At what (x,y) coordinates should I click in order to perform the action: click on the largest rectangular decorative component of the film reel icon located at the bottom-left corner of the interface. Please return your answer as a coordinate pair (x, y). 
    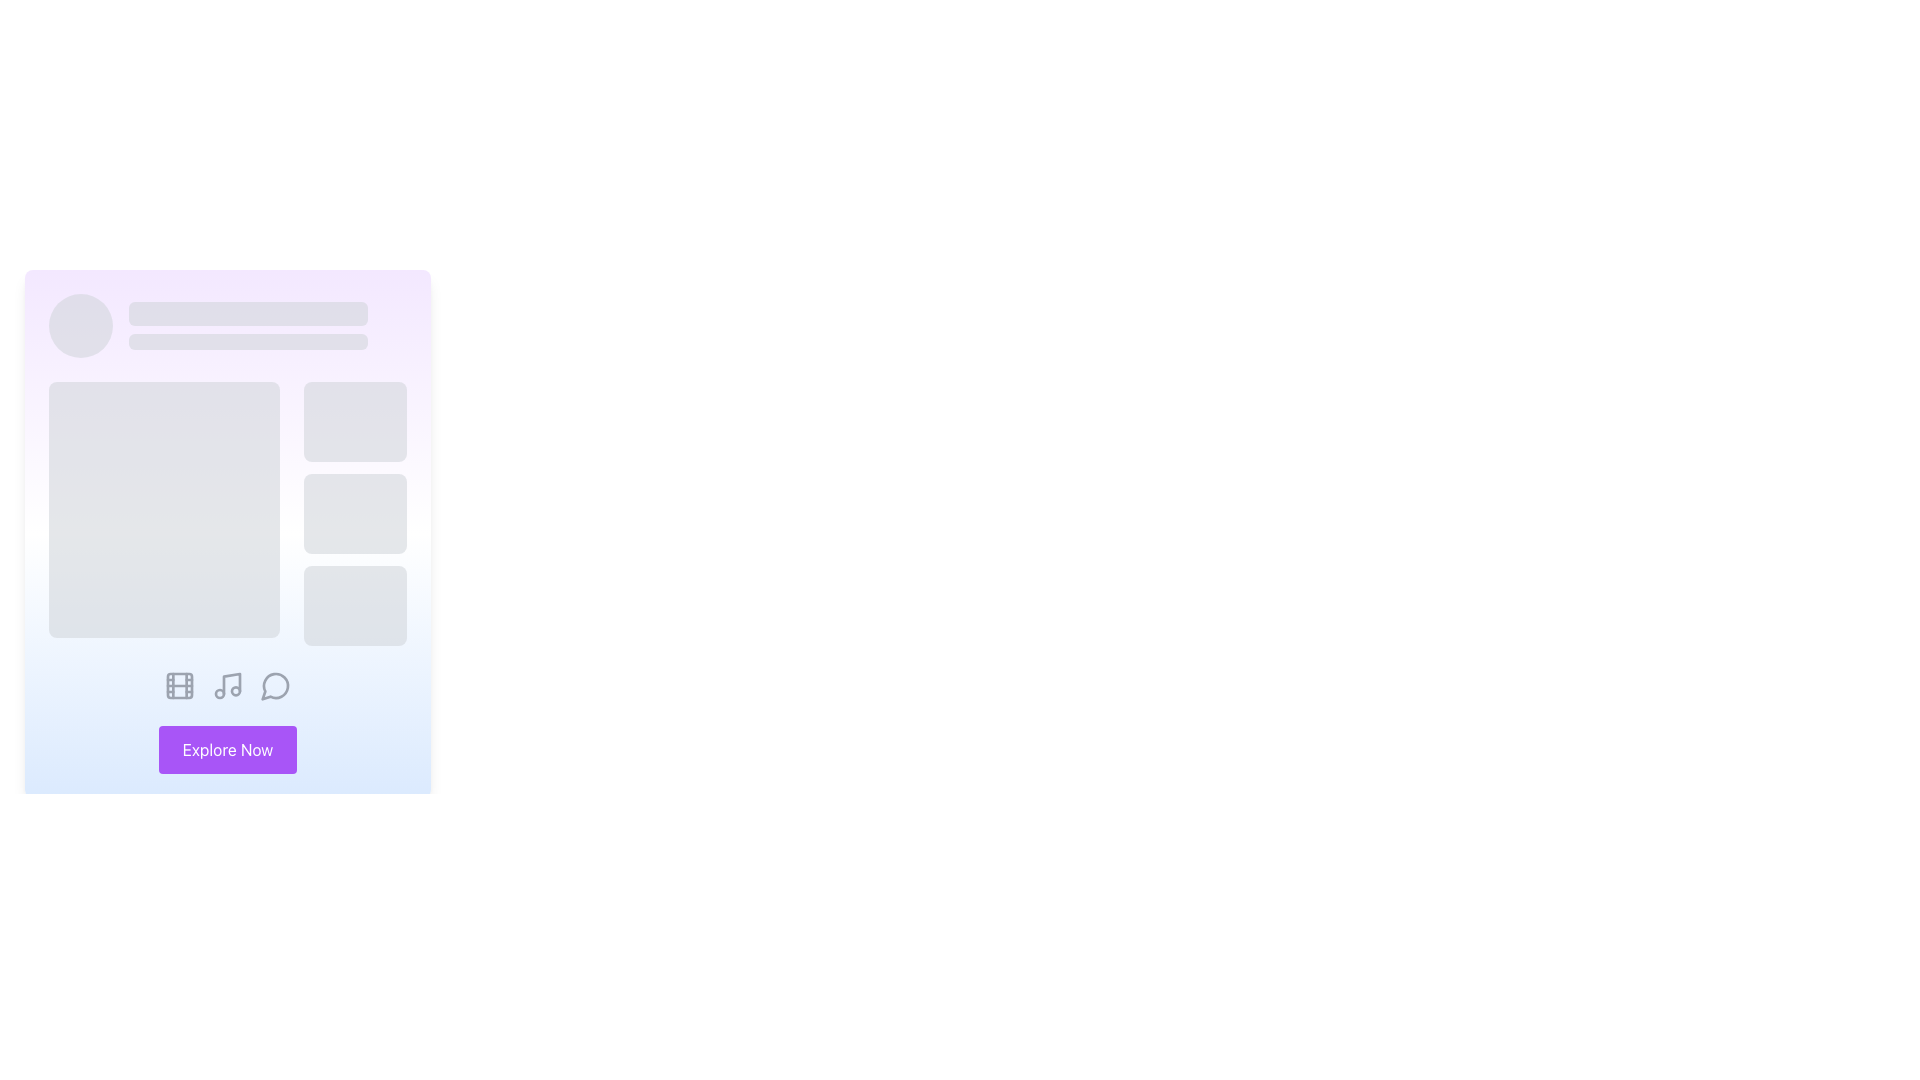
    Looking at the image, I should click on (180, 685).